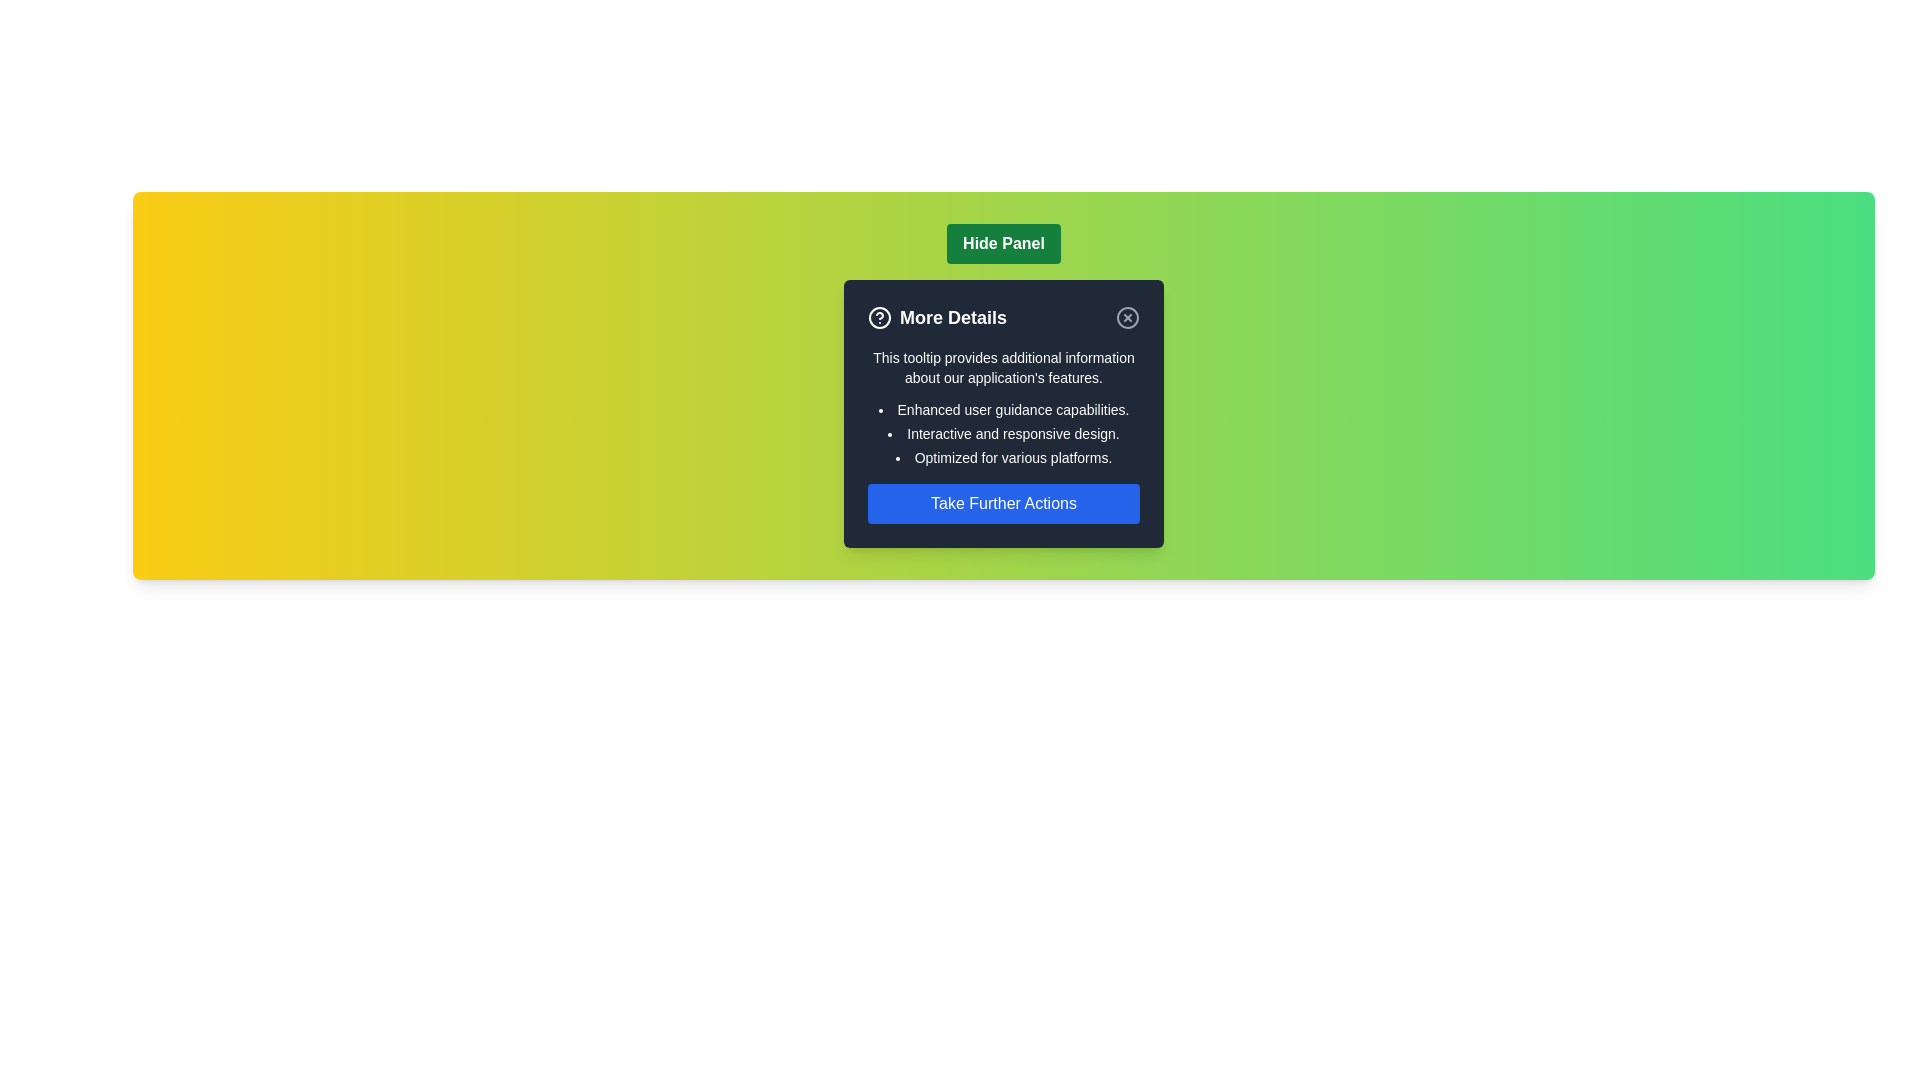  Describe the element at coordinates (1003, 433) in the screenshot. I see `information from the bullet points in the list located below the 'More Details' header and above the 'Take Further Actions' button` at that location.